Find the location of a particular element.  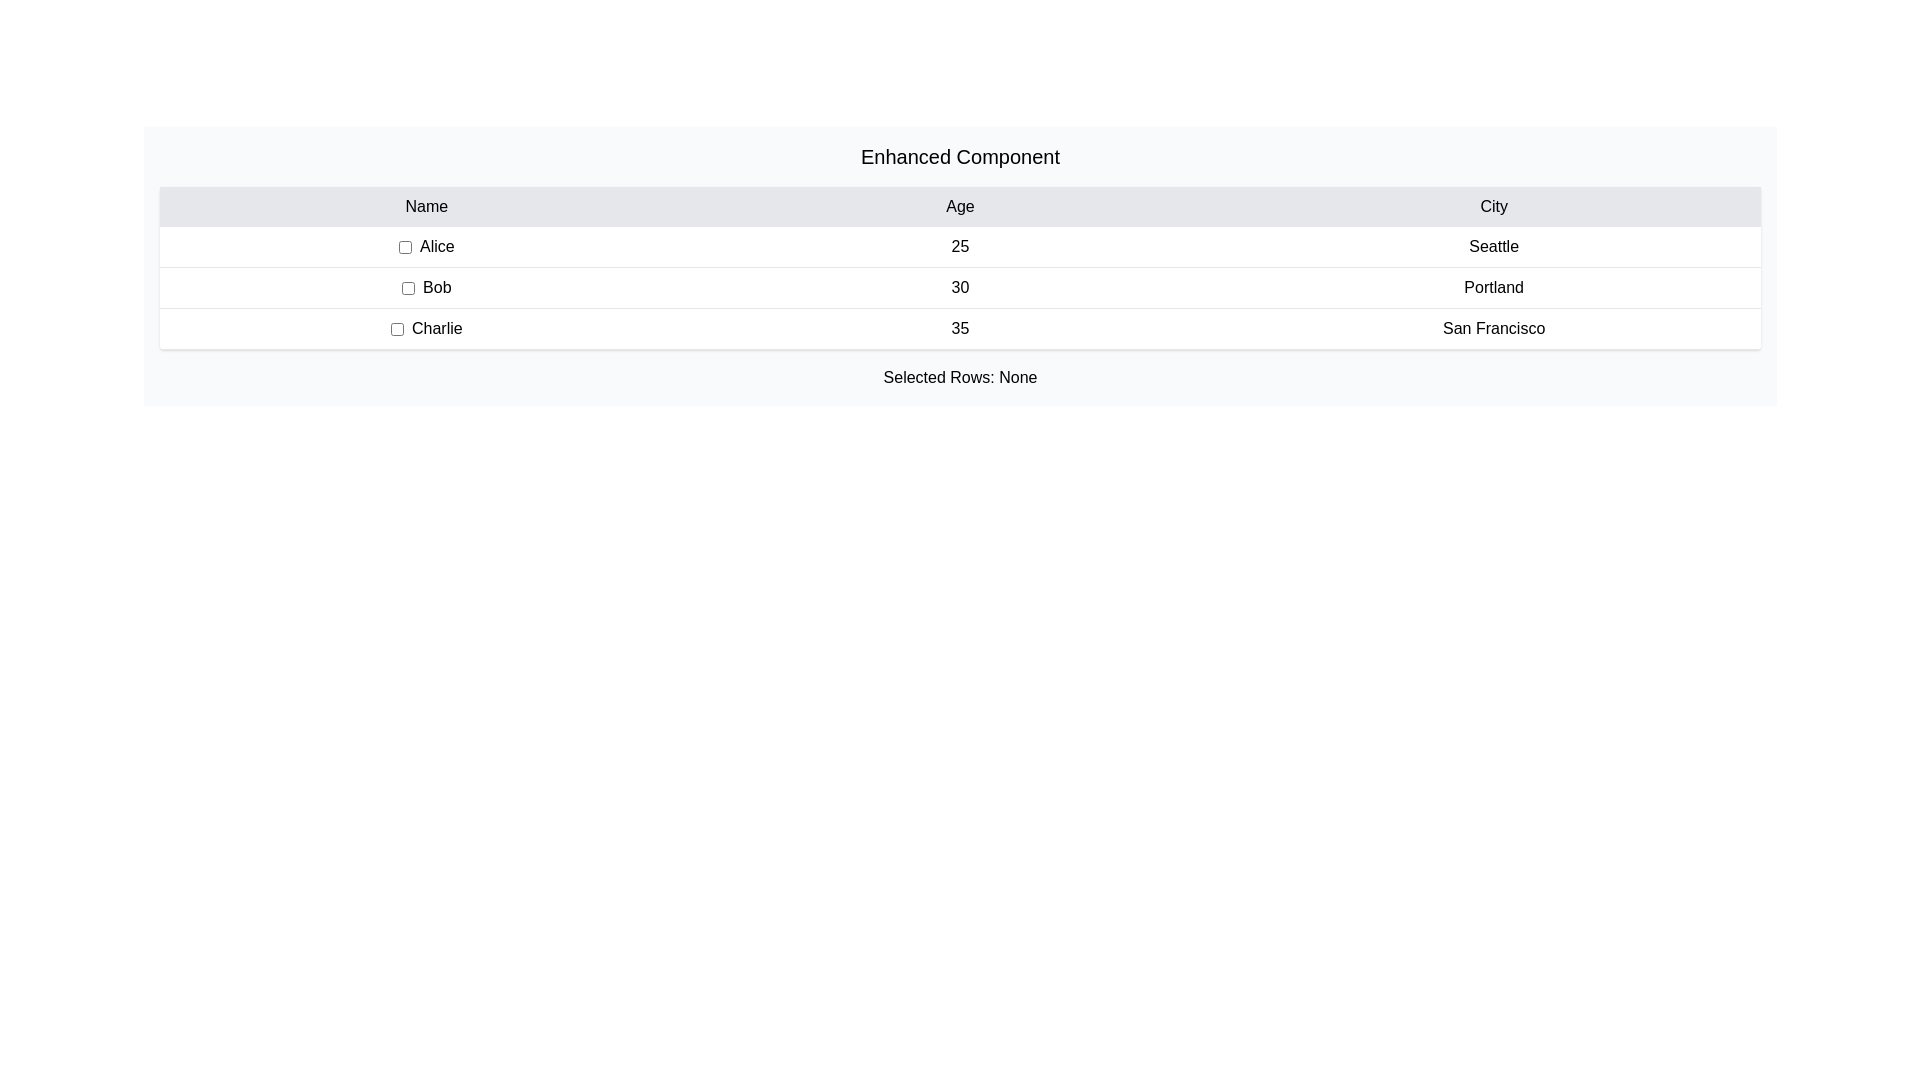

the text label displaying the age of 'Charlie' in the 'Age' column of the table is located at coordinates (960, 327).